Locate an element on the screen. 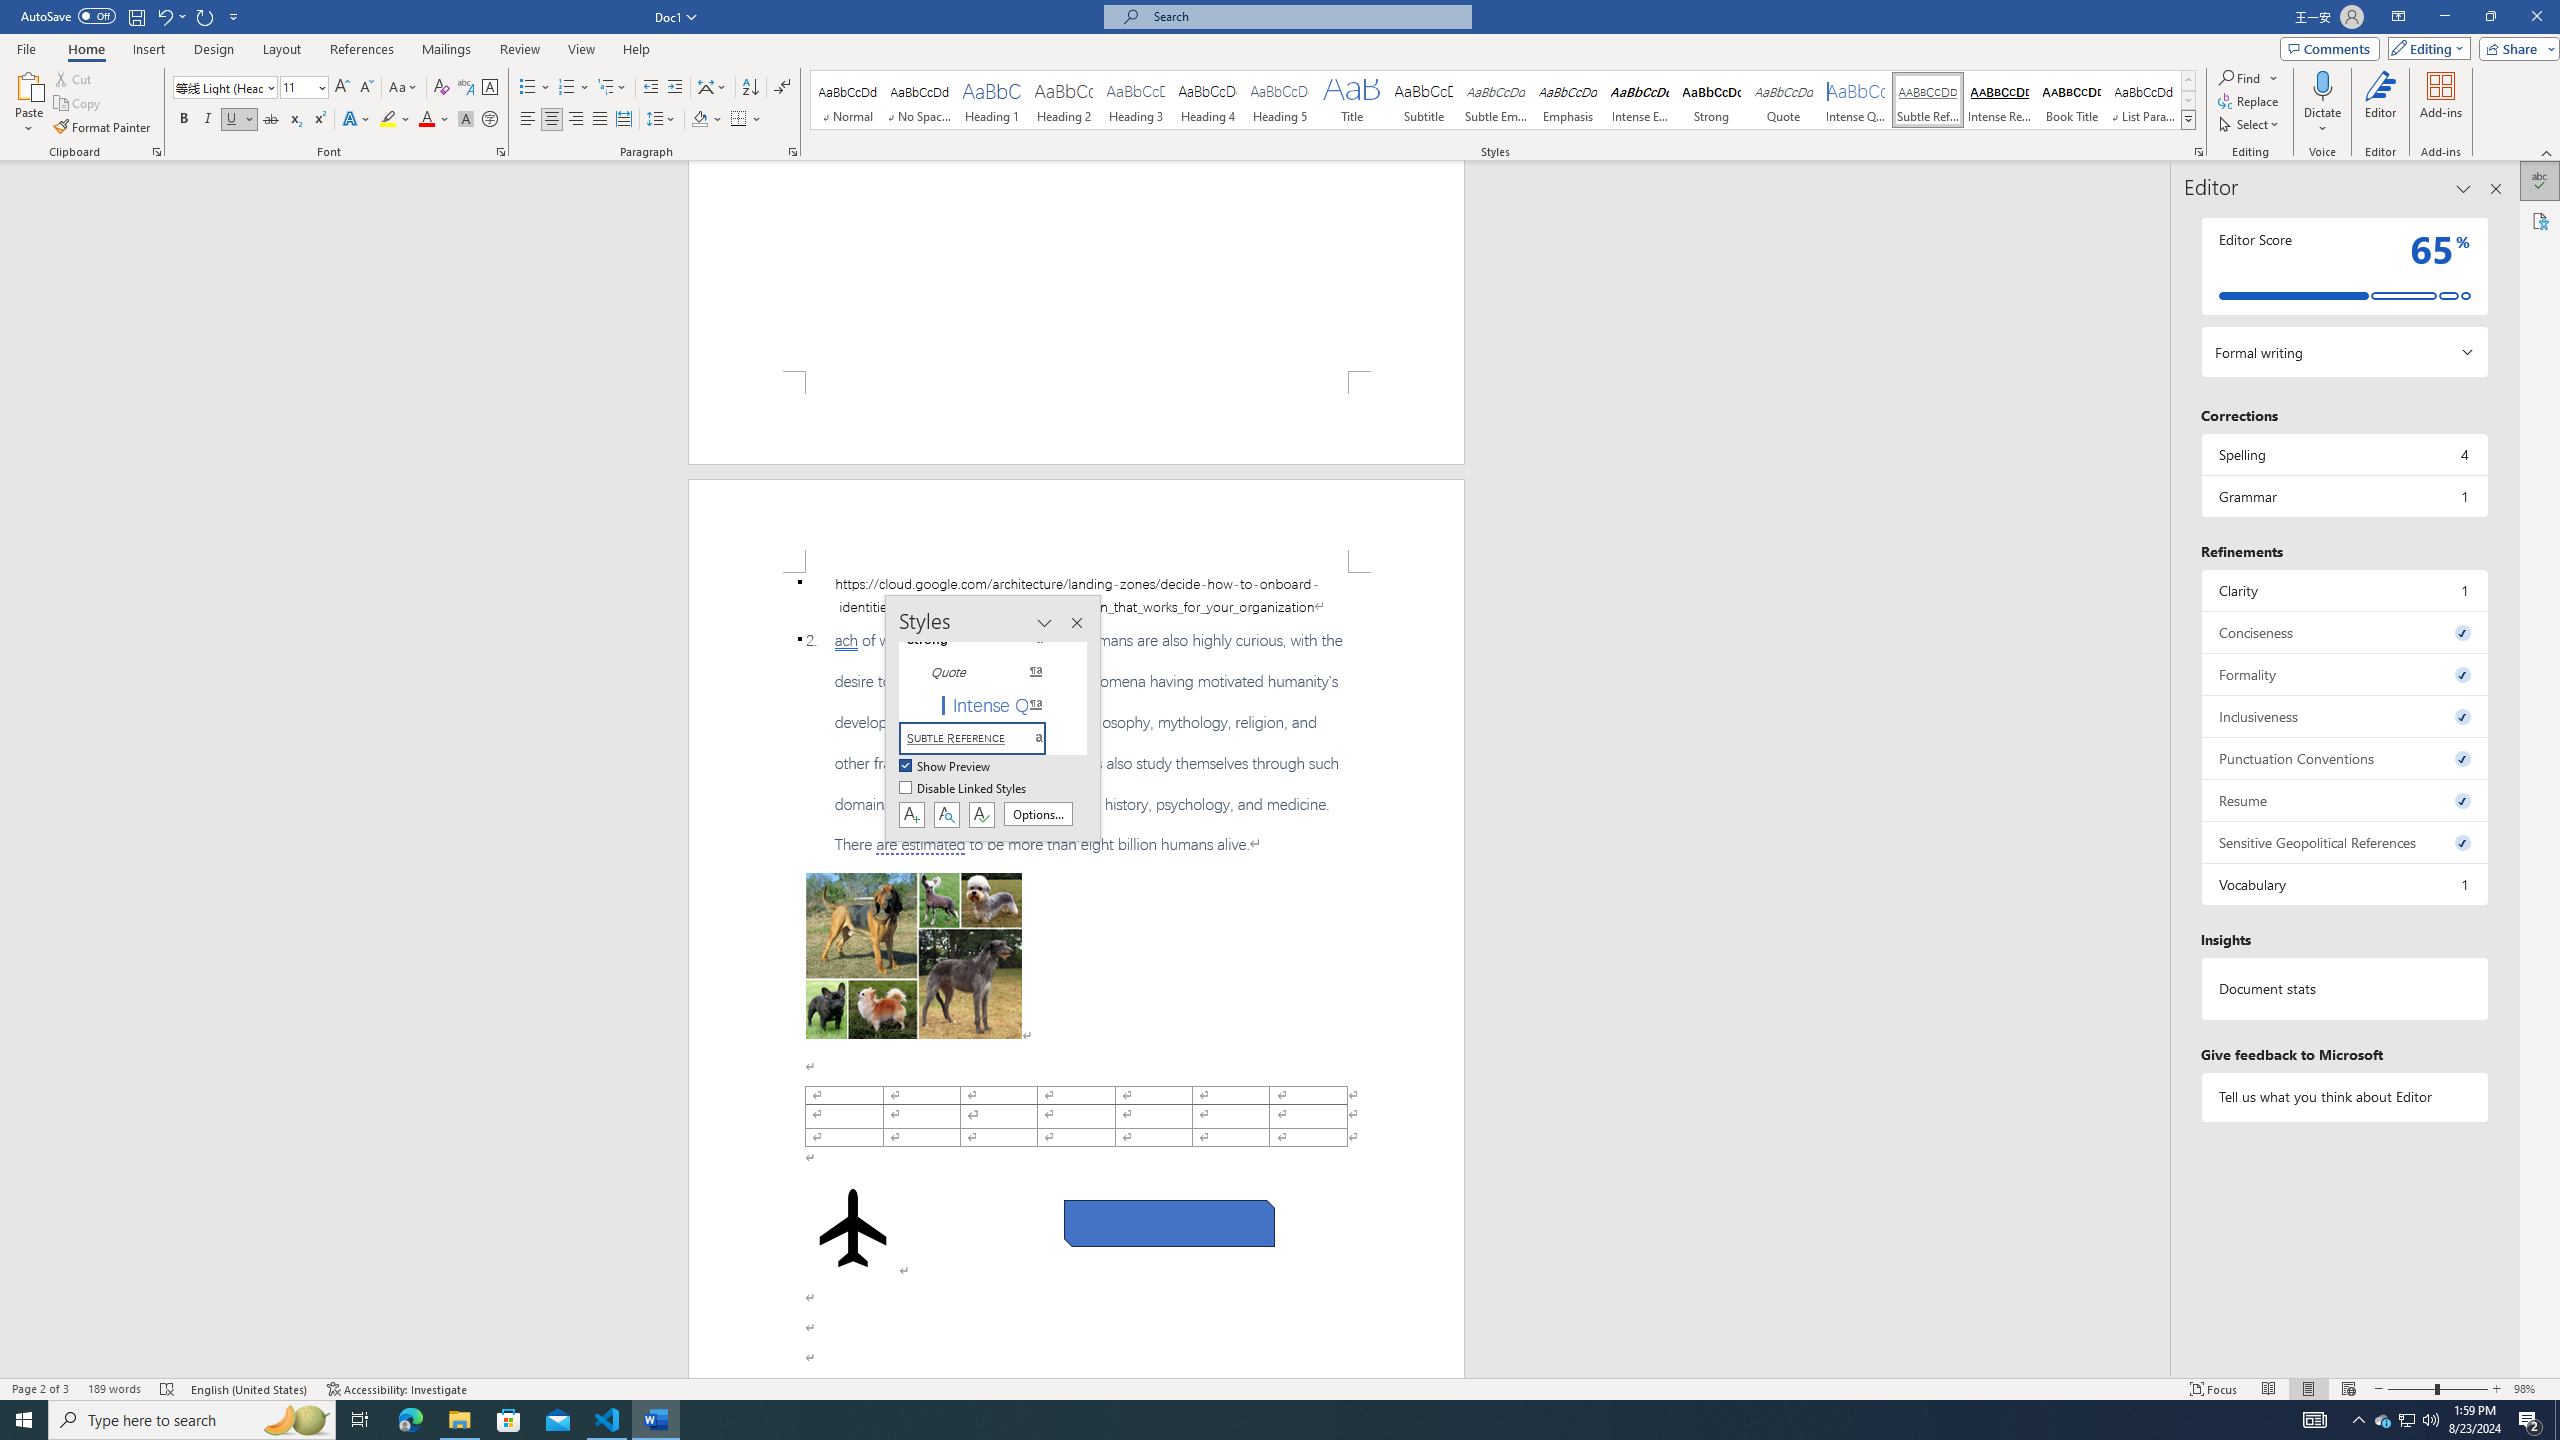 The image size is (2560, 1440). 'File Tab' is located at coordinates (25, 47).